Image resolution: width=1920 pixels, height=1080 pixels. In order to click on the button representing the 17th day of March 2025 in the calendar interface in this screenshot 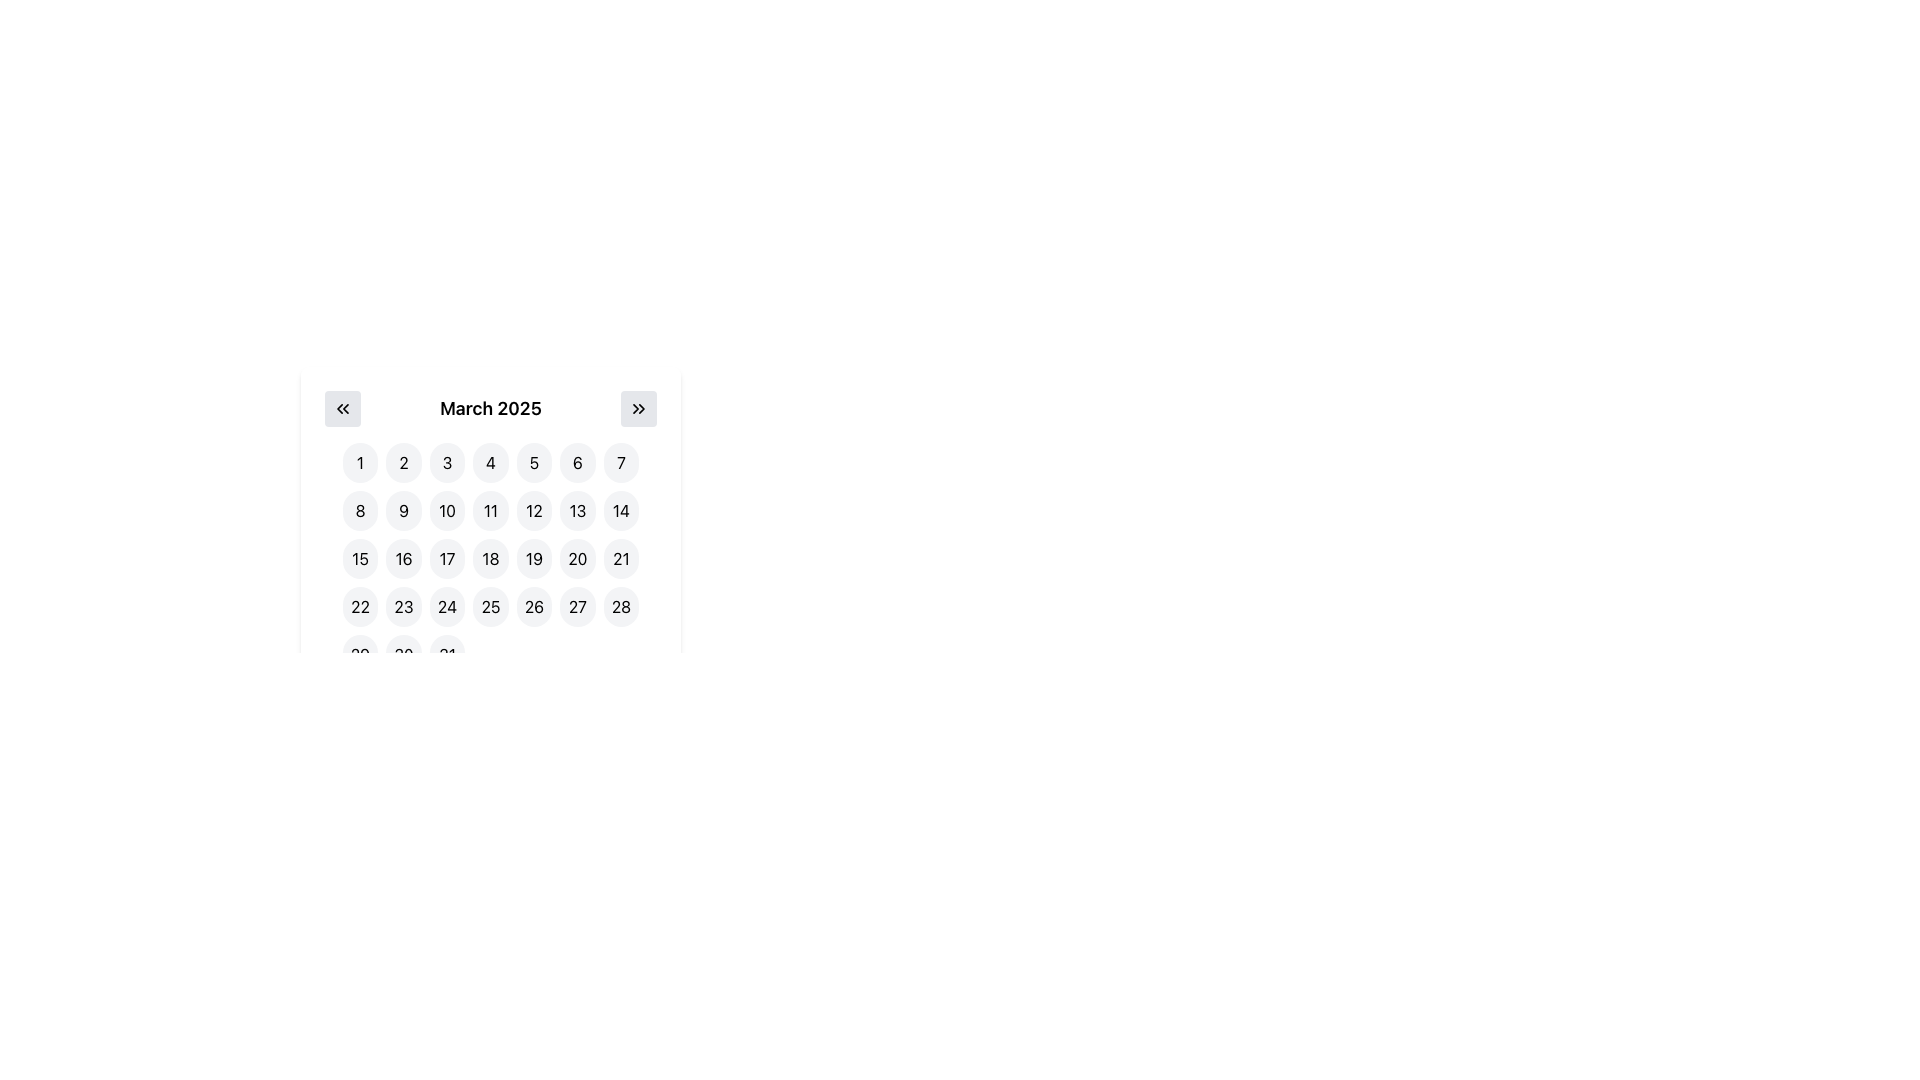, I will do `click(446, 559)`.